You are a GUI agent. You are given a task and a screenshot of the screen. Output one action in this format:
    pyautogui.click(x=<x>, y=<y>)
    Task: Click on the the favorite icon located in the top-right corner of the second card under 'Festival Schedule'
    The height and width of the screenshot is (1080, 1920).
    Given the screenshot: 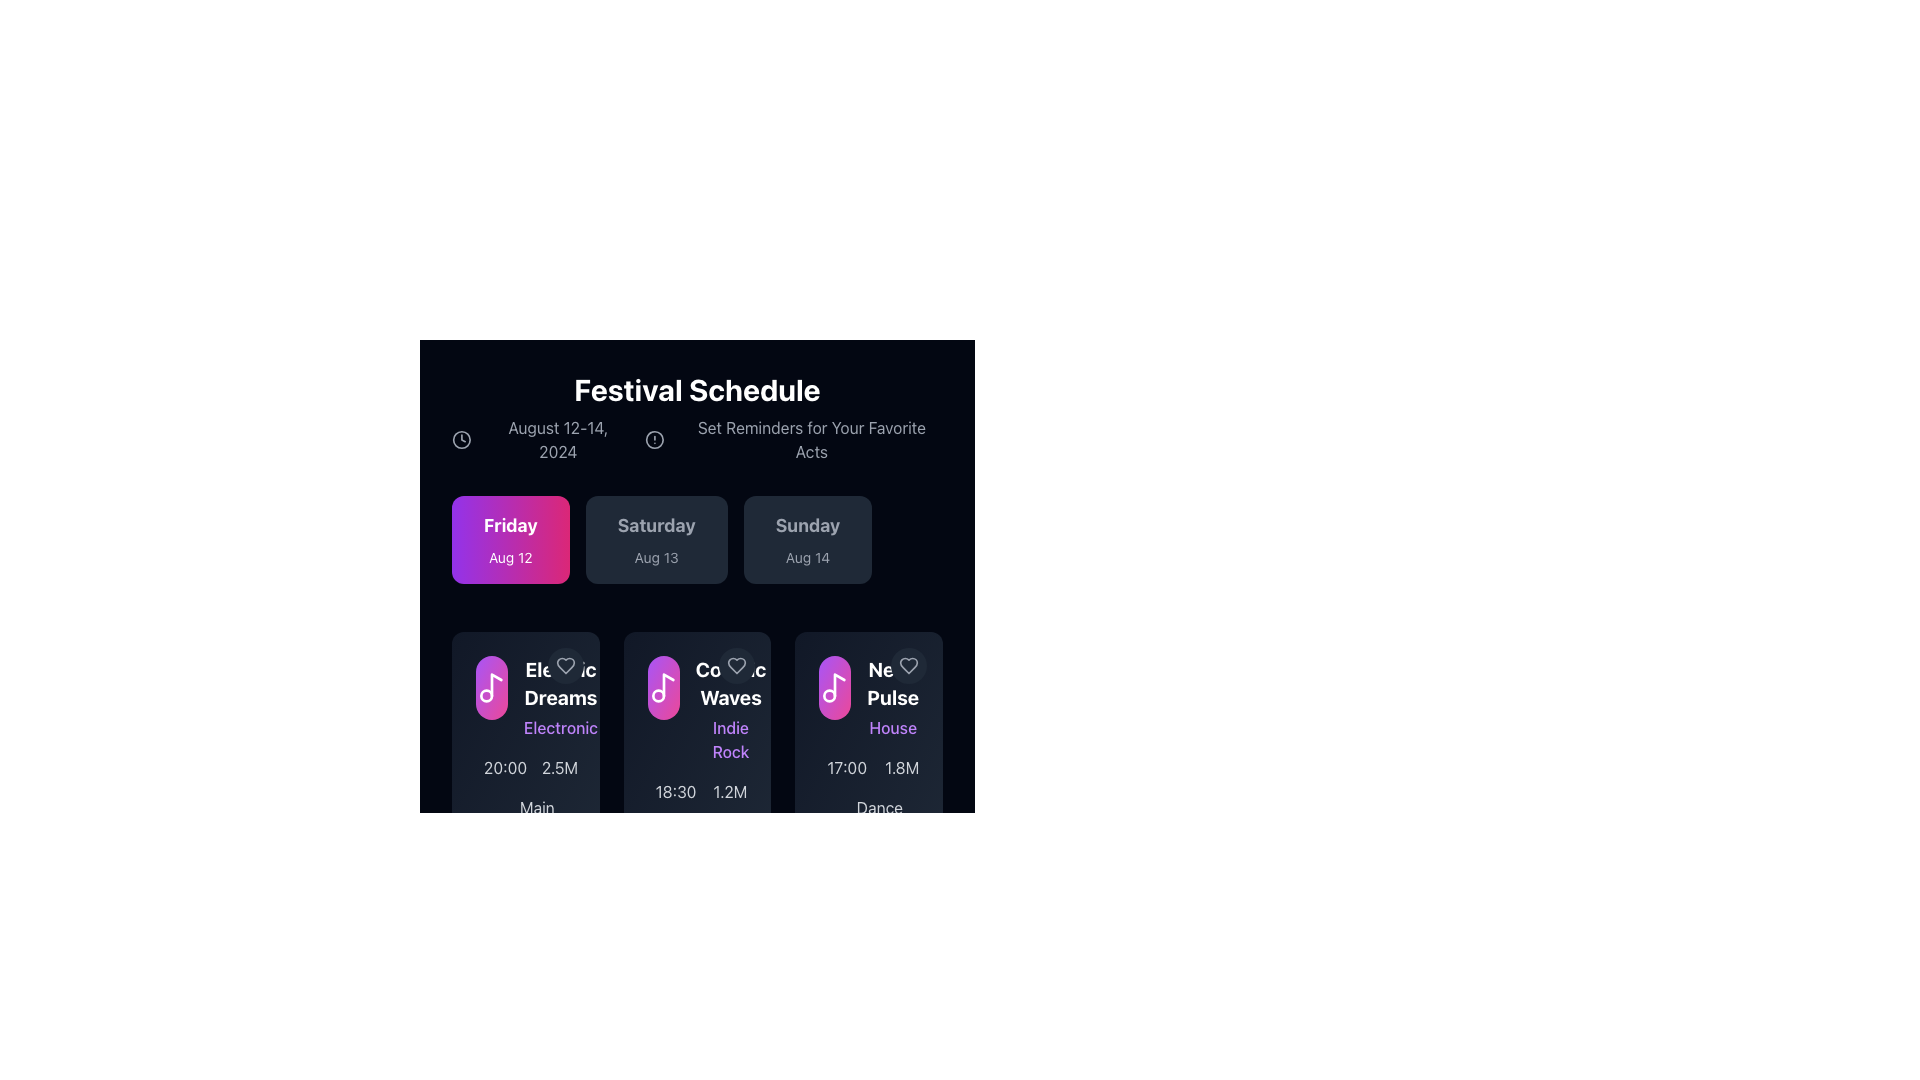 What is the action you would take?
    pyautogui.click(x=907, y=666)
    